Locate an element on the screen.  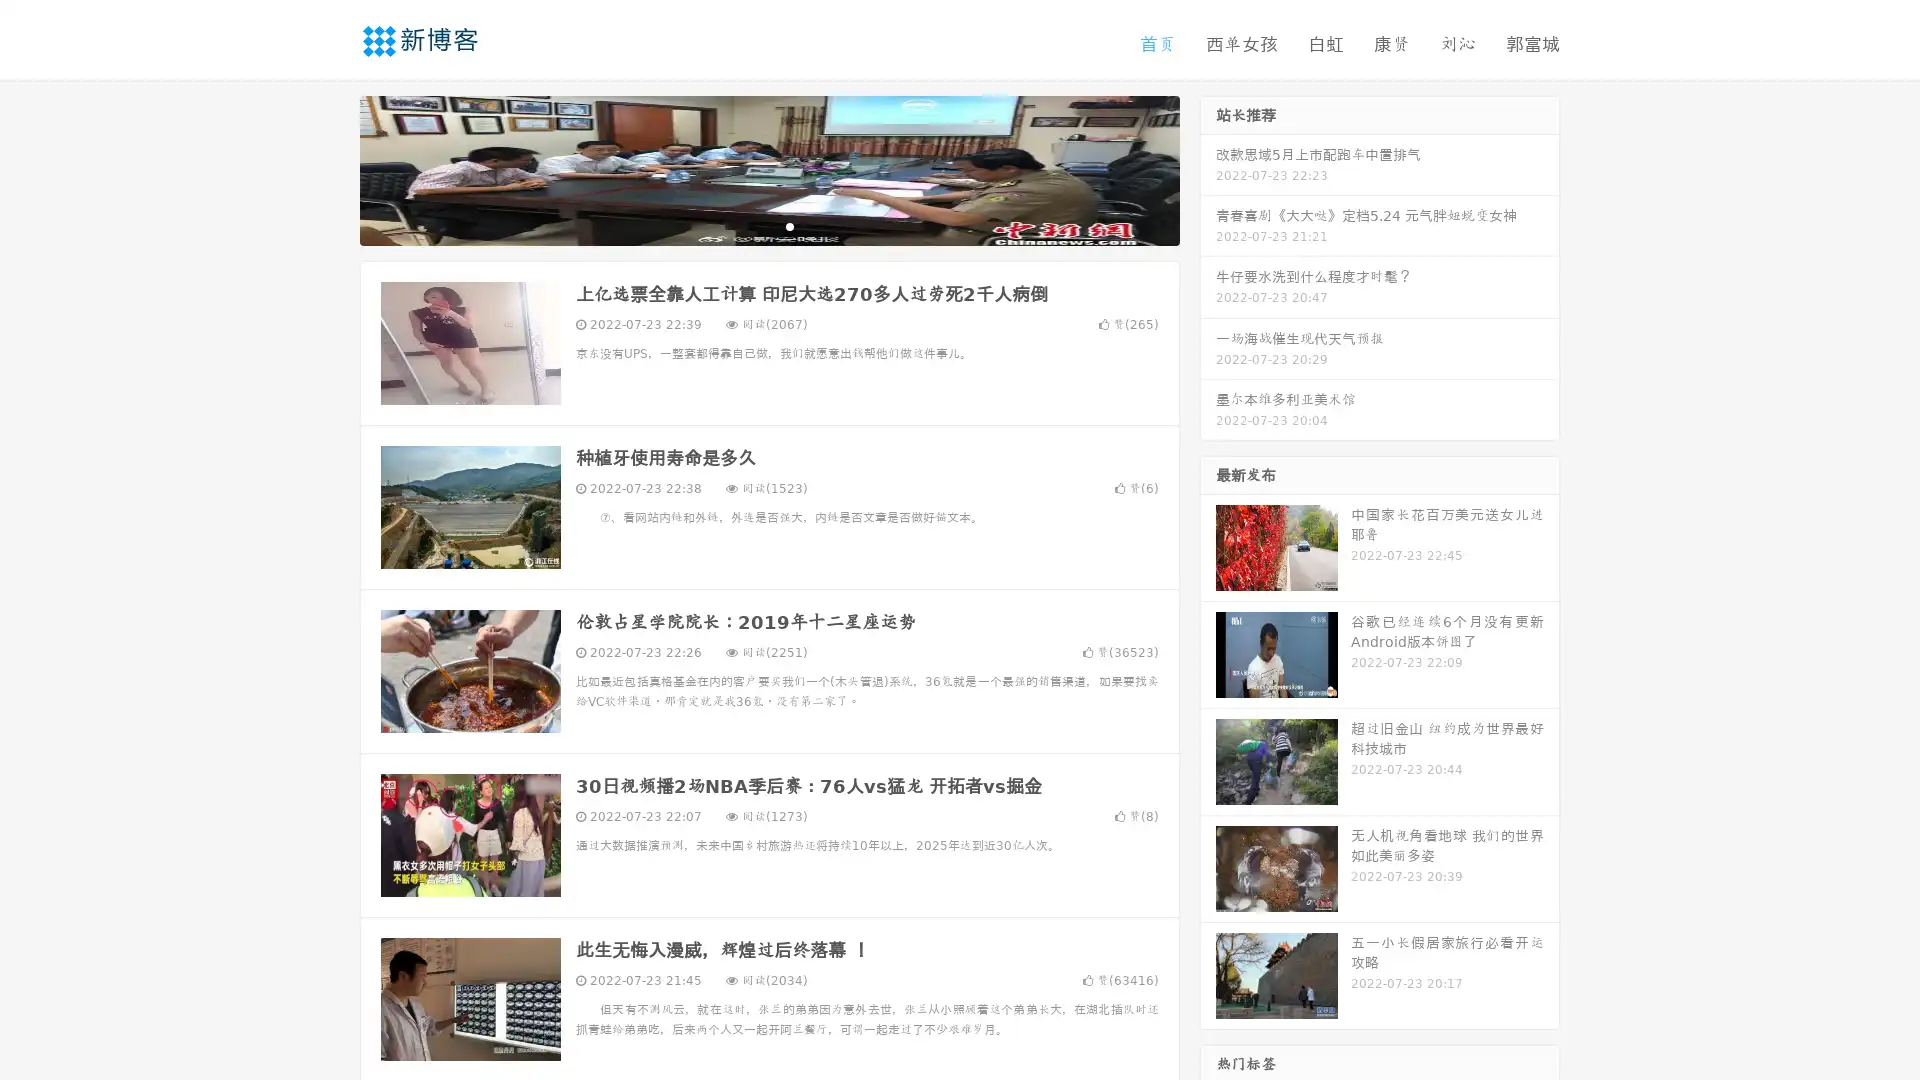
Go to slide 2 is located at coordinates (768, 225).